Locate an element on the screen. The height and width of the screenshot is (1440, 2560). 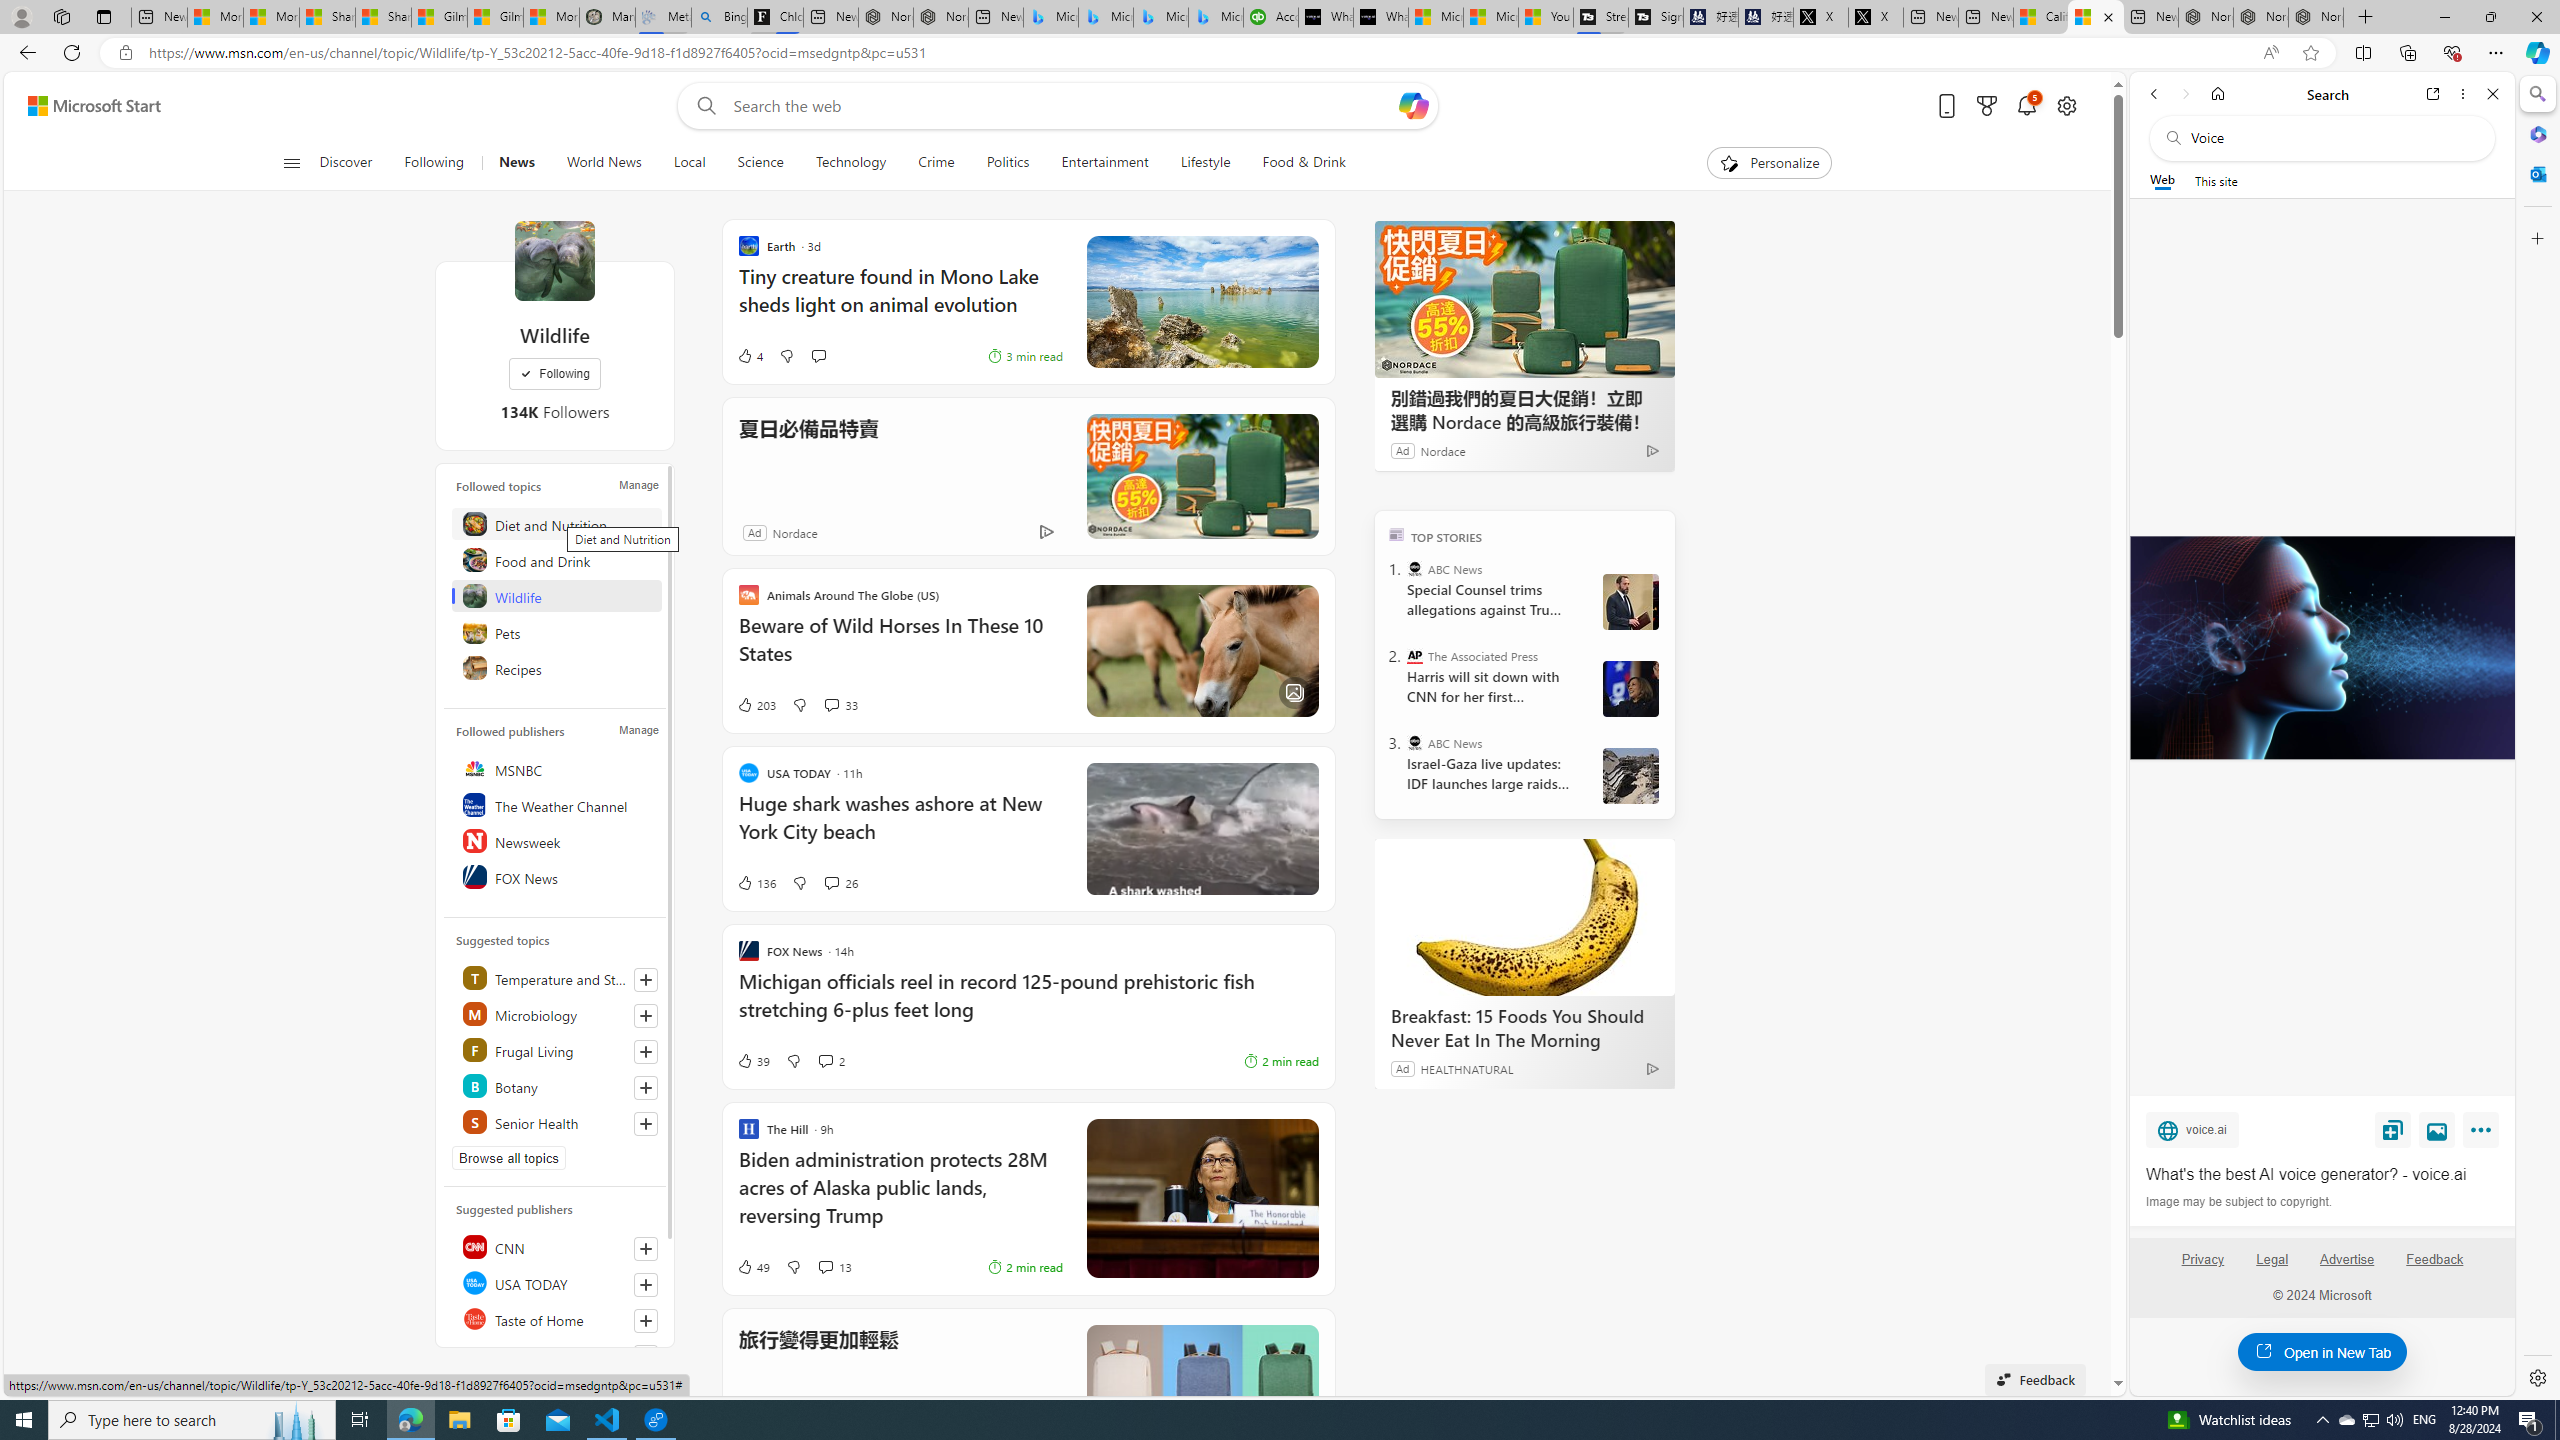
'voice.ai' is located at coordinates (2192, 1129).